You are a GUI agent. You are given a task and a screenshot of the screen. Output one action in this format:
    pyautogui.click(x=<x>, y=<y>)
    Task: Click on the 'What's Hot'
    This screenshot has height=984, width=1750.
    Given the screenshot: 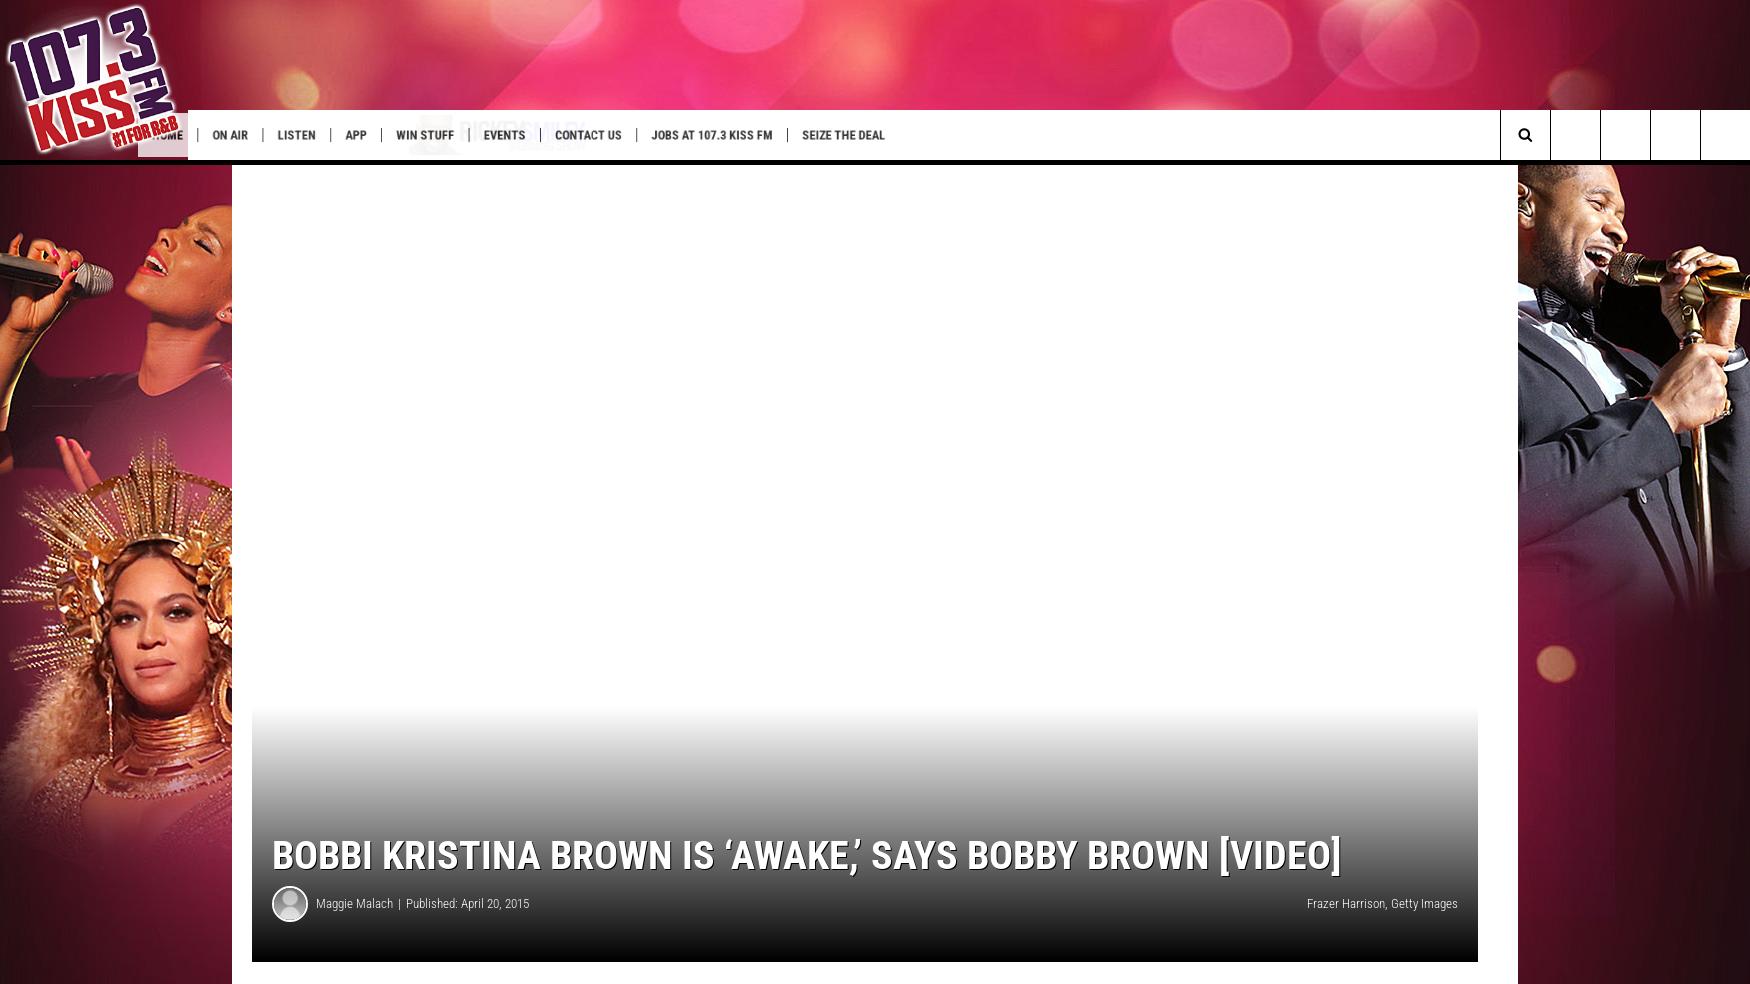 What is the action you would take?
    pyautogui.click(x=49, y=176)
    